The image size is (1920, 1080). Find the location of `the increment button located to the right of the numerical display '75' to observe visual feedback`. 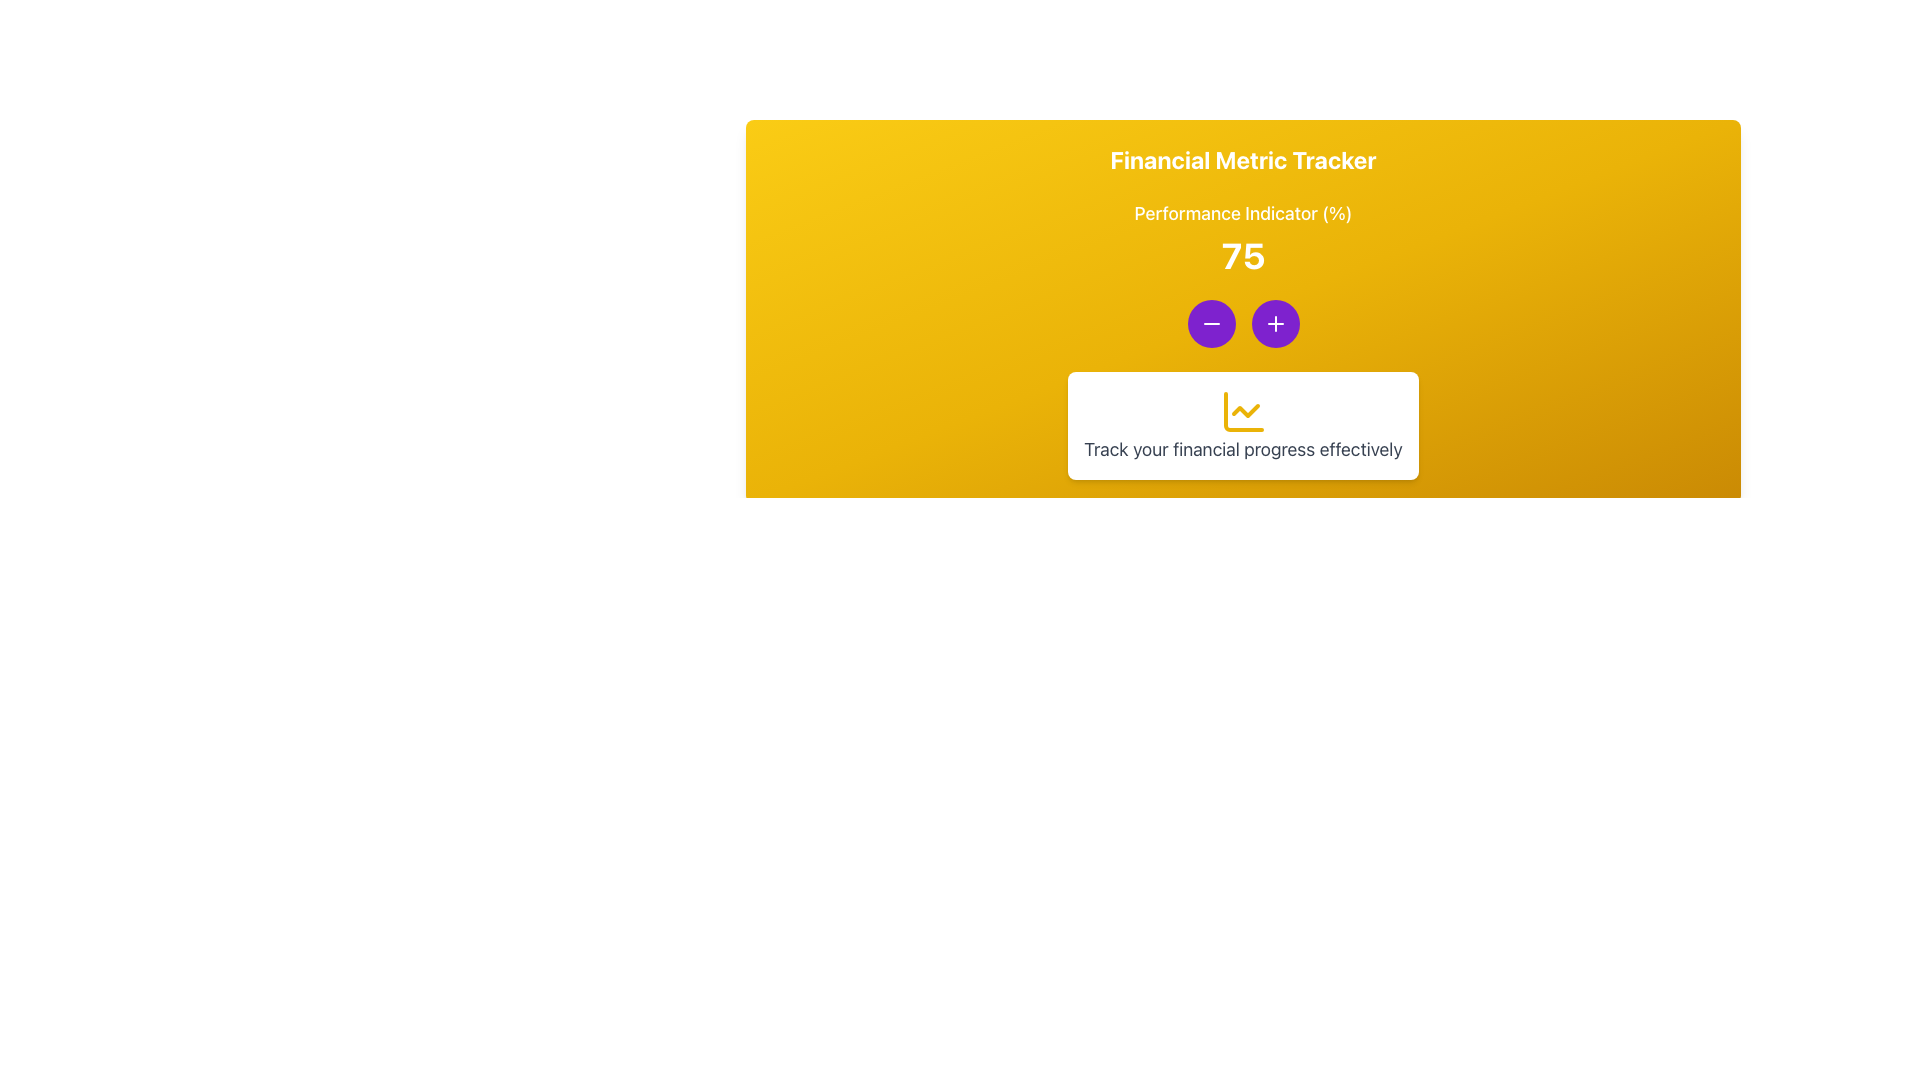

the increment button located to the right of the numerical display '75' to observe visual feedback is located at coordinates (1274, 323).